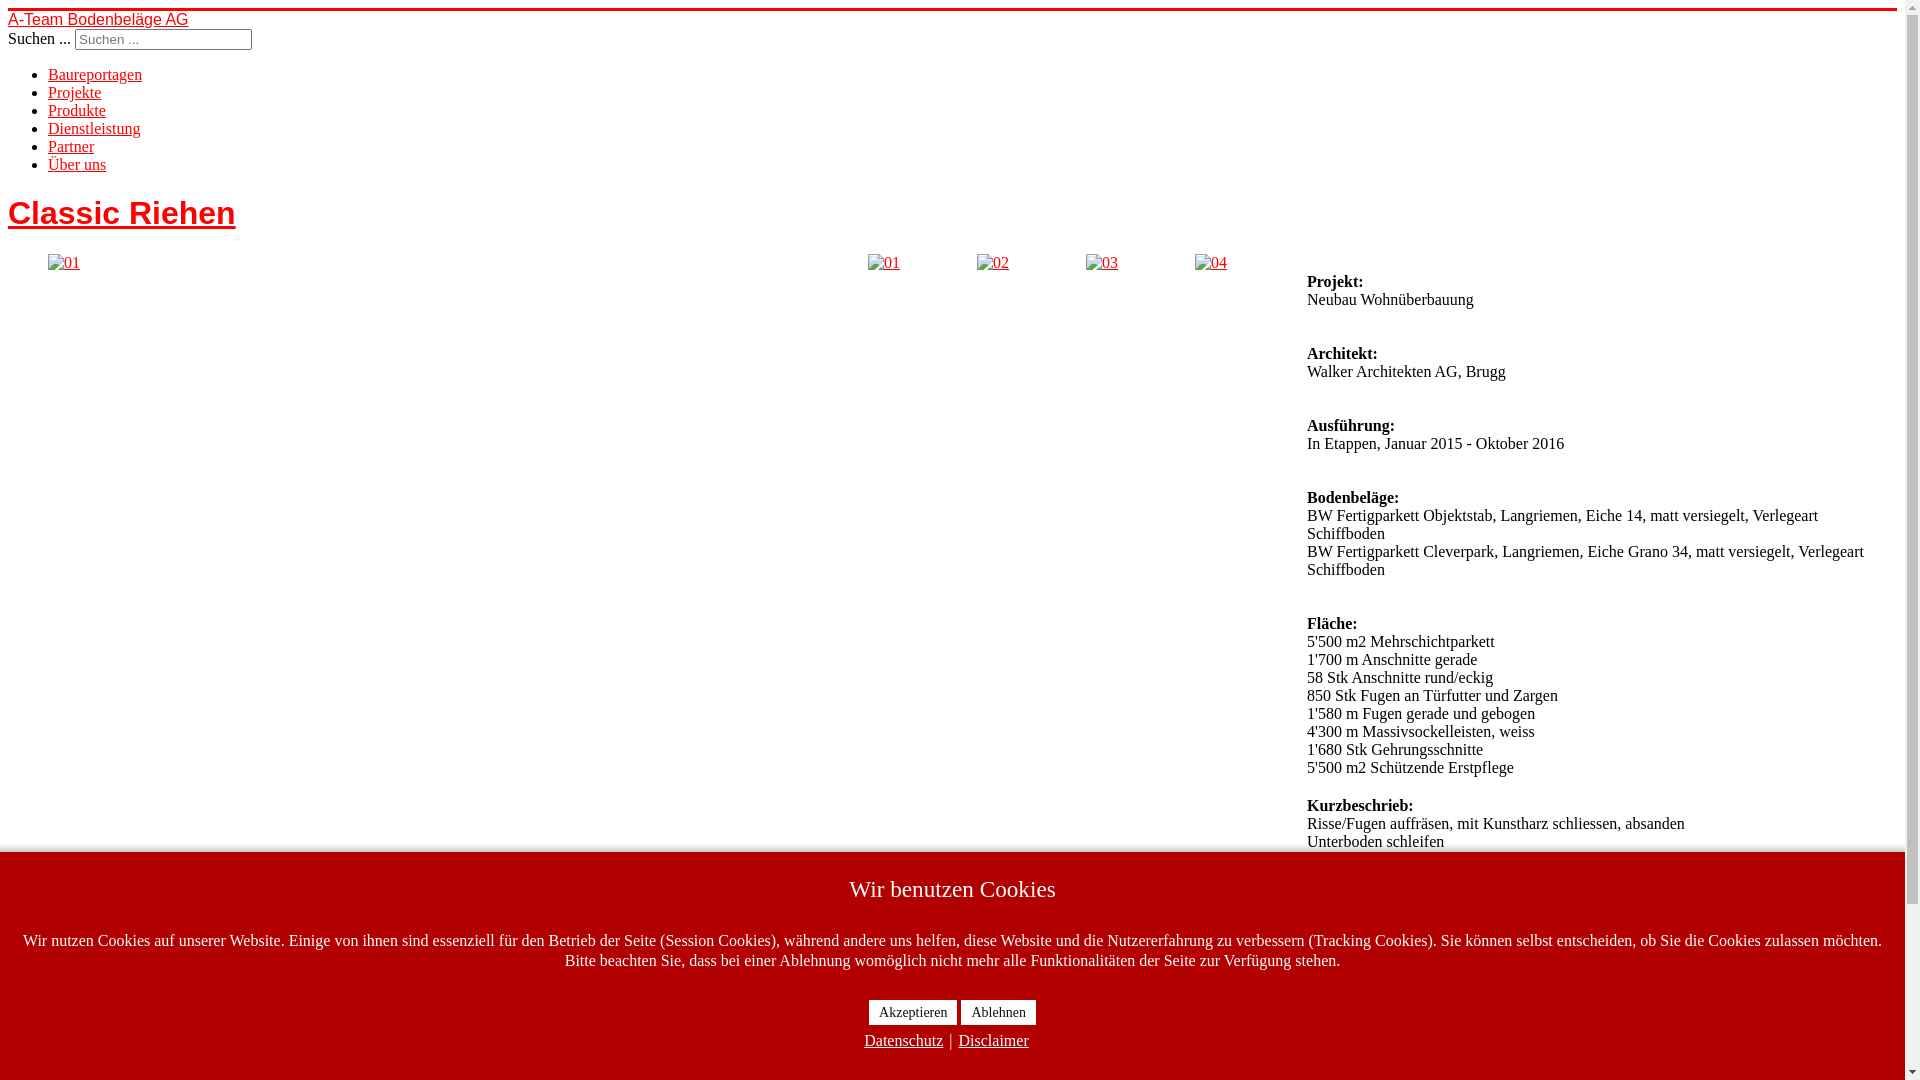  I want to click on '02', so click(993, 261).